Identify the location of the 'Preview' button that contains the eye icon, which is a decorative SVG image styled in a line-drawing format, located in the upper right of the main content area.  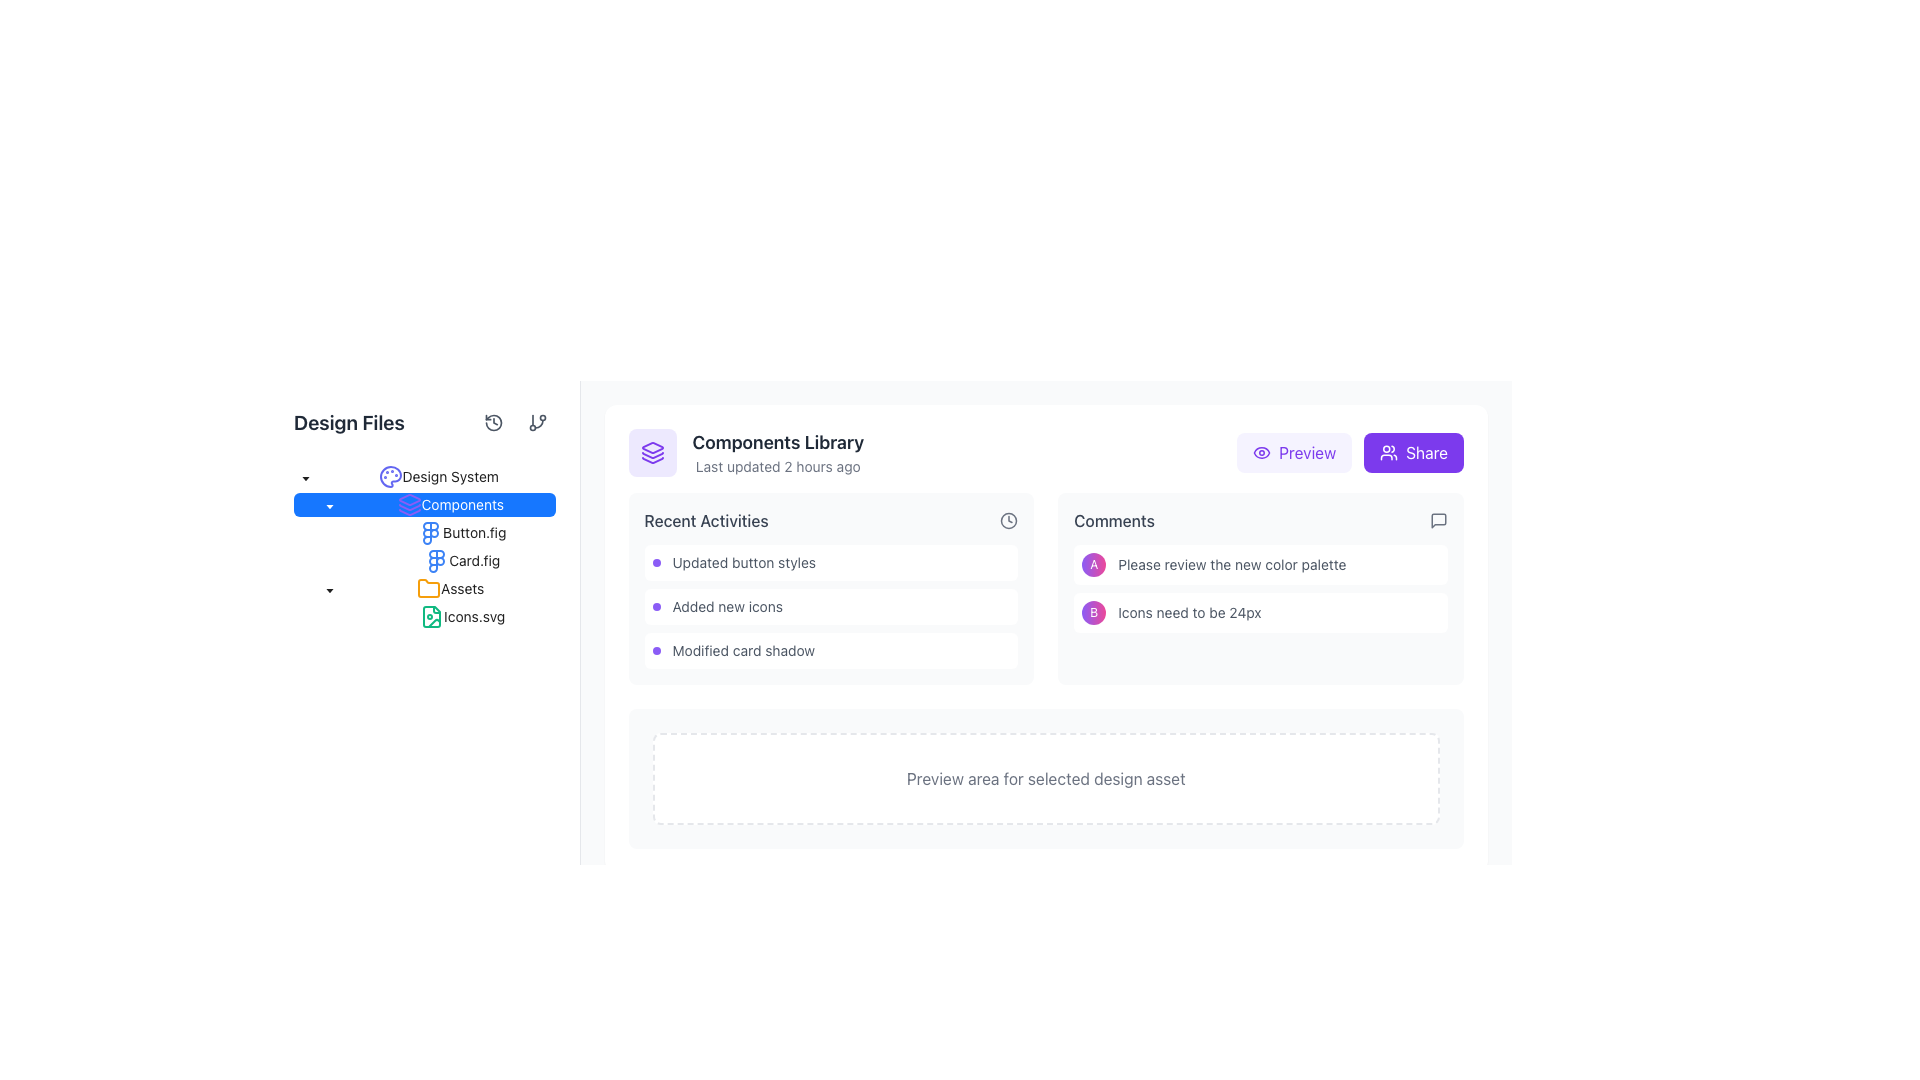
(1261, 452).